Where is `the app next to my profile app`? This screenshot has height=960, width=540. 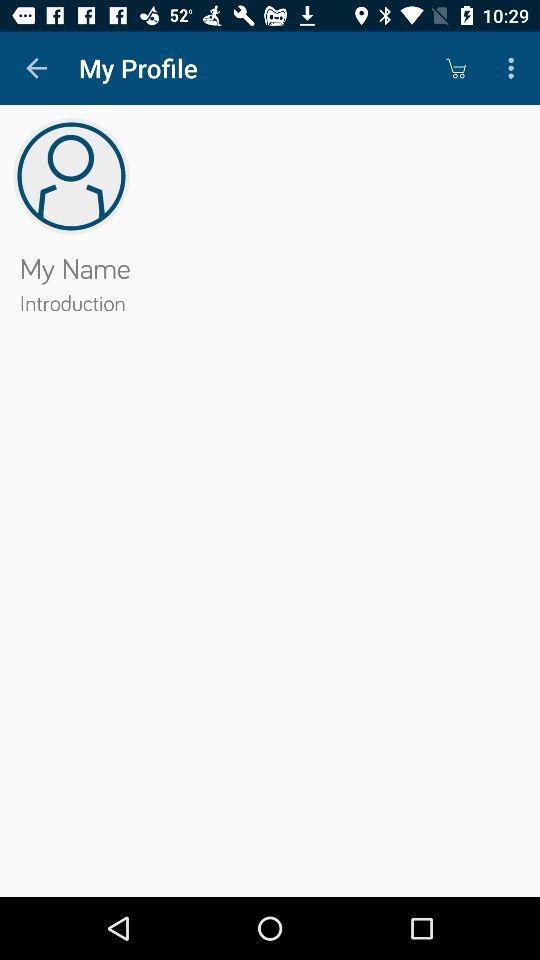
the app next to my profile app is located at coordinates (36, 68).